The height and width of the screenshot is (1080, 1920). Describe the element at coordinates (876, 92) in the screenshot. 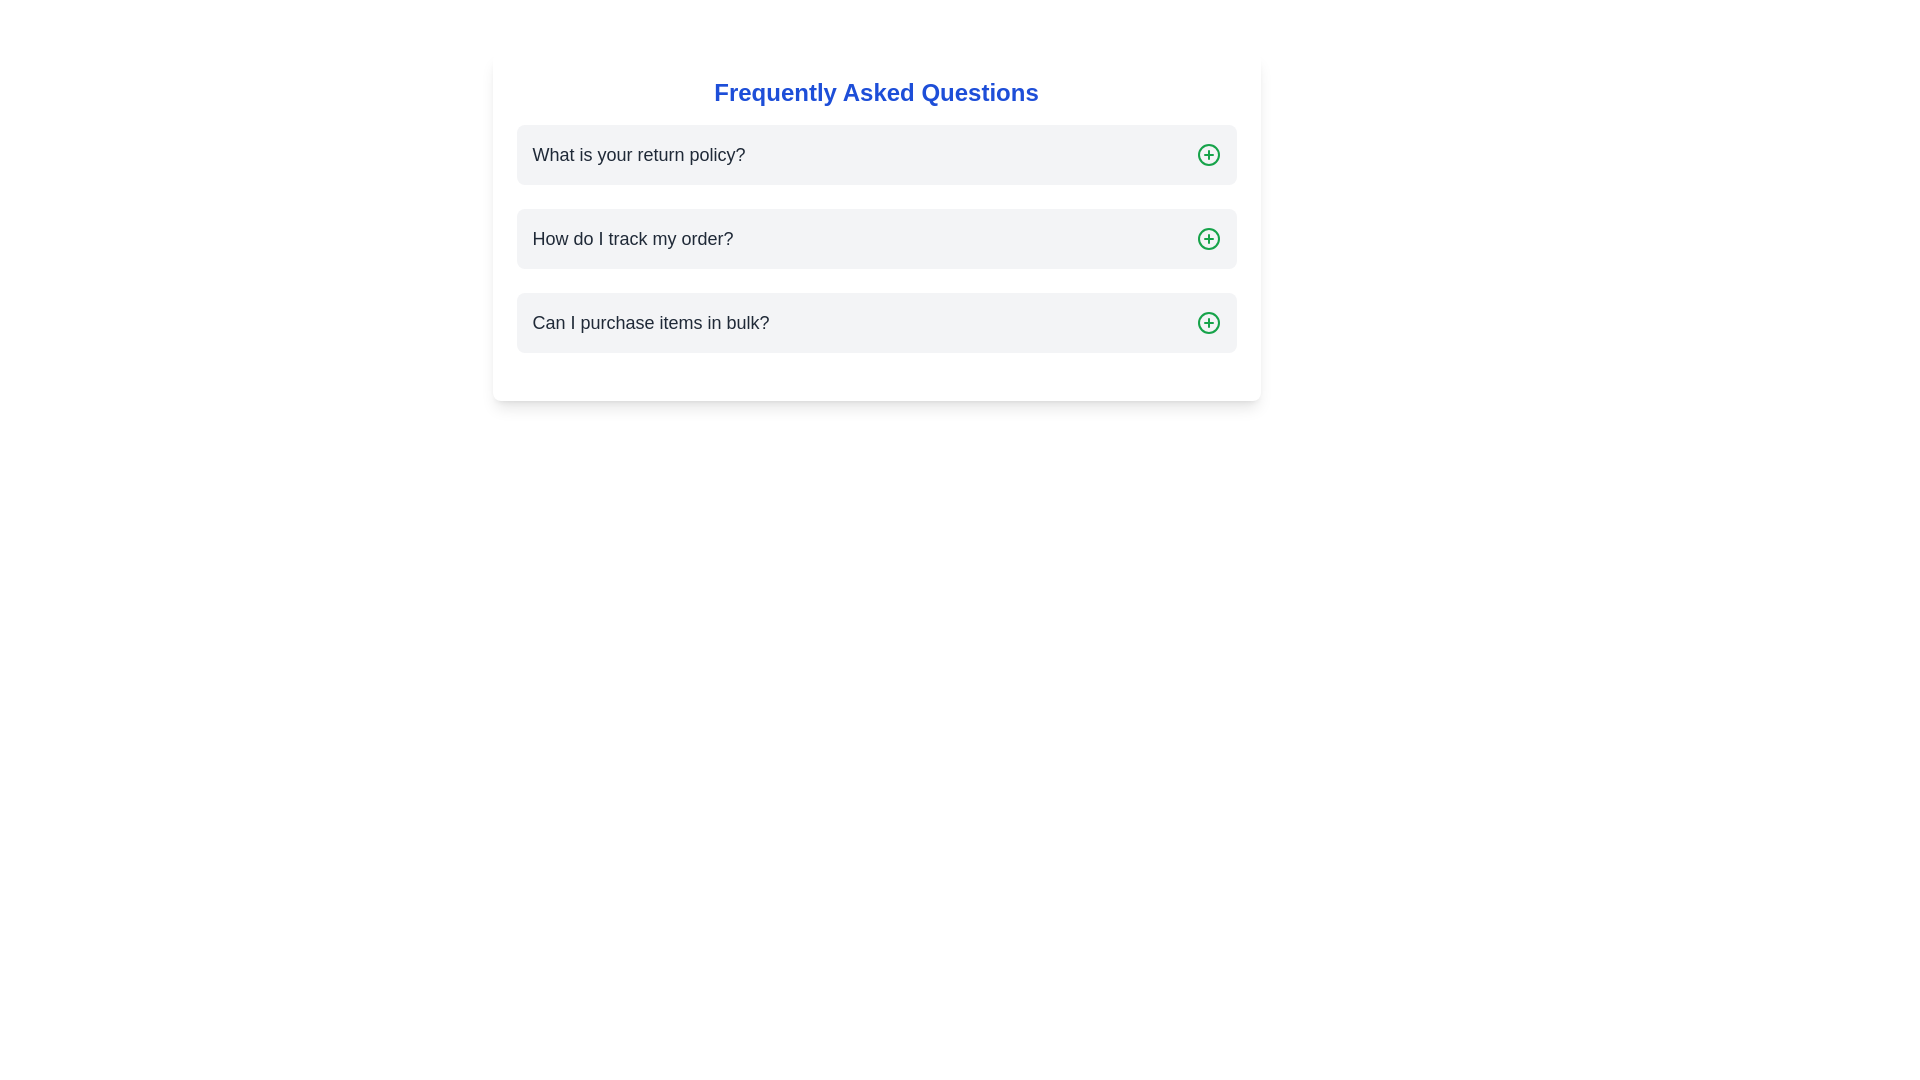

I see `the Header text that introduces the Frequently Asked Questions section, which is positioned at the very top of the list and centered horizontally` at that location.